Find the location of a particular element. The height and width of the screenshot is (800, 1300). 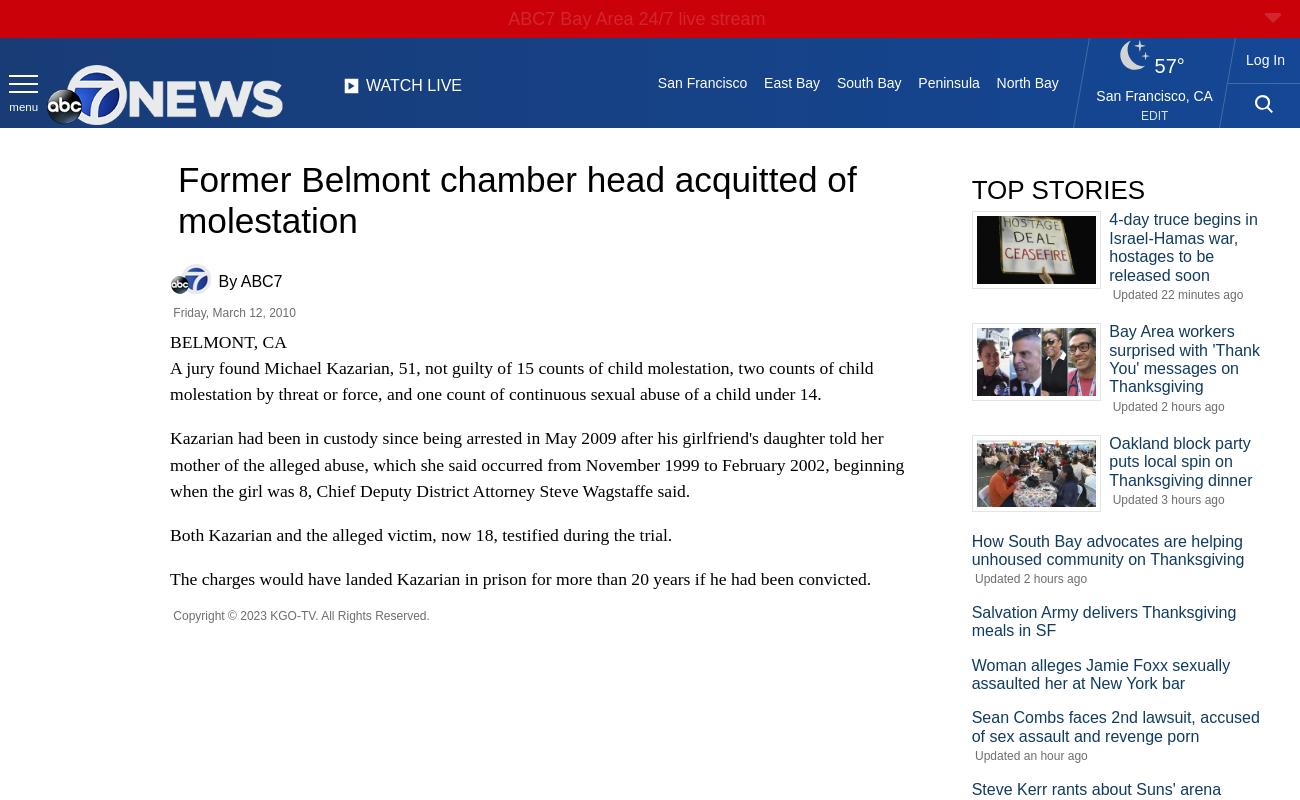

'WATCH' is located at coordinates (394, 84).